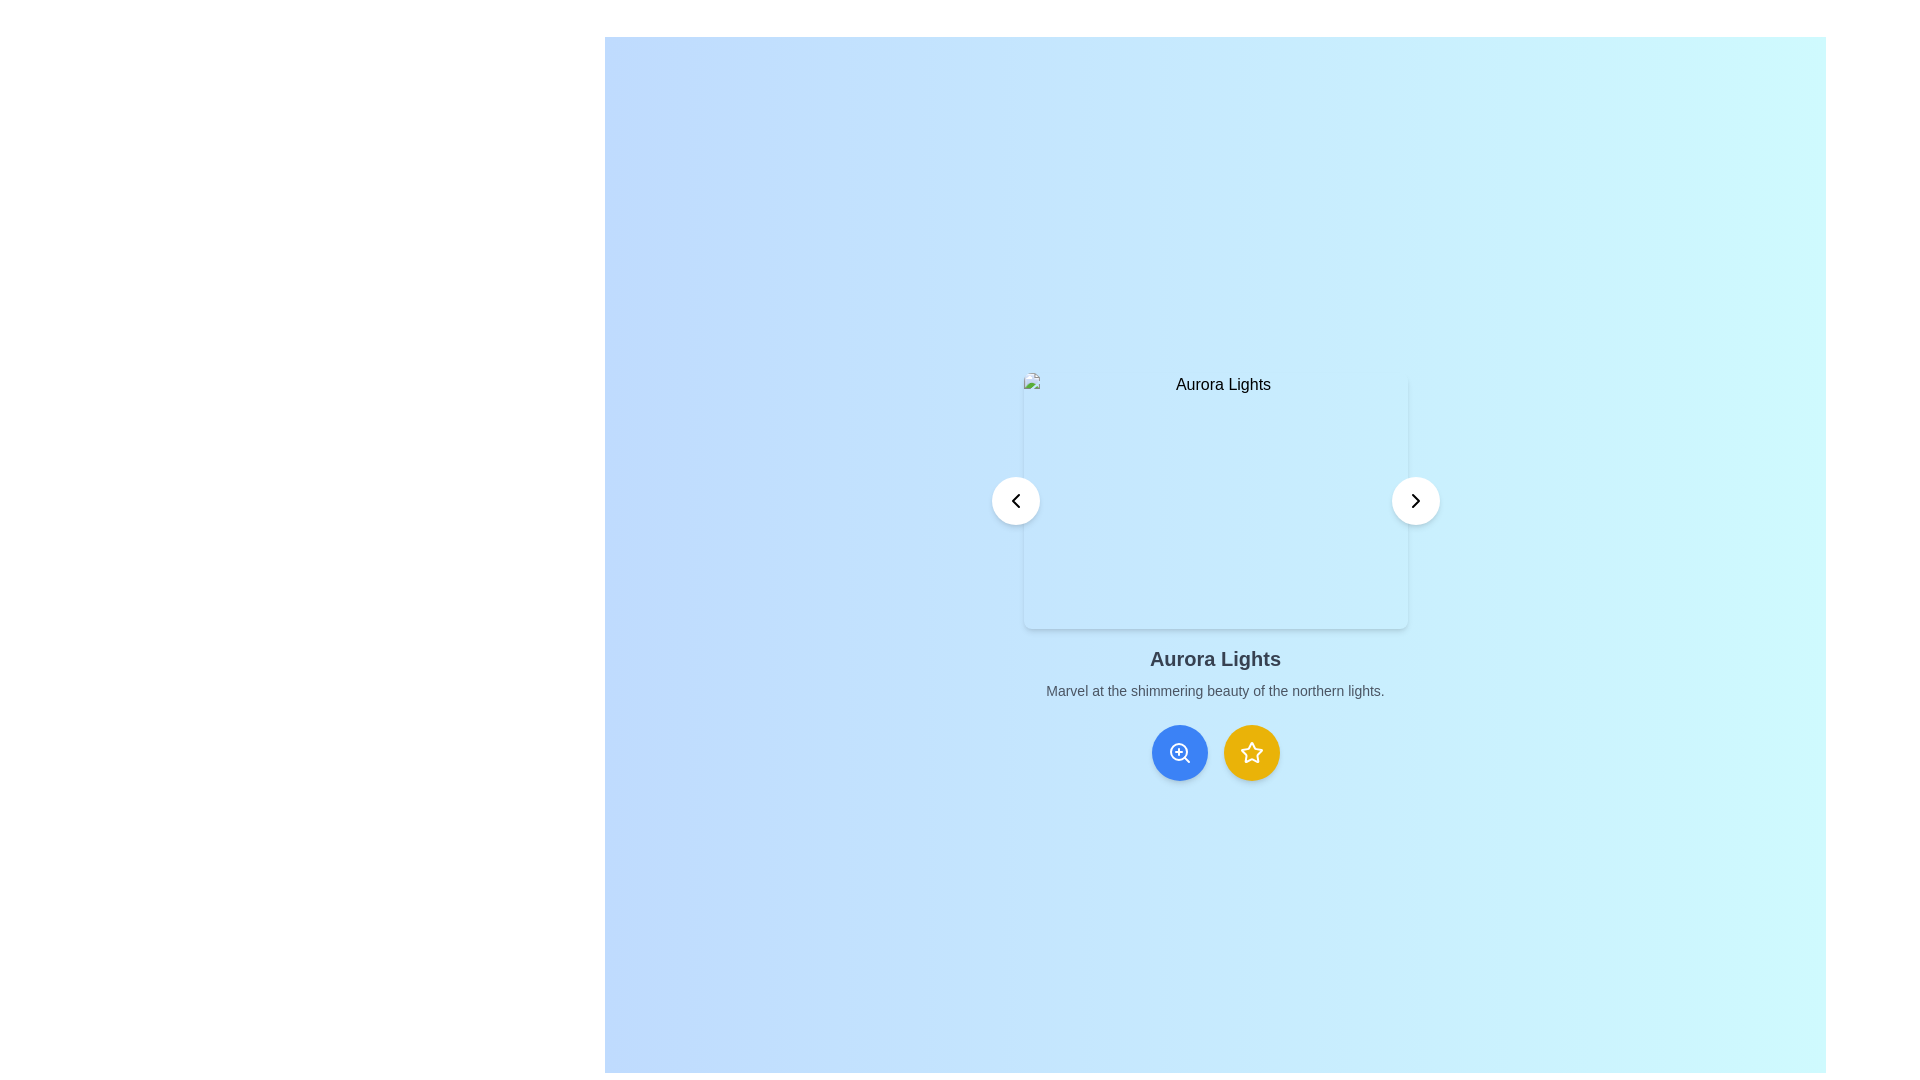 Image resolution: width=1920 pixels, height=1080 pixels. What do you see at coordinates (1414, 500) in the screenshot?
I see `the right-facing chevron icon within the circular white button` at bounding box center [1414, 500].